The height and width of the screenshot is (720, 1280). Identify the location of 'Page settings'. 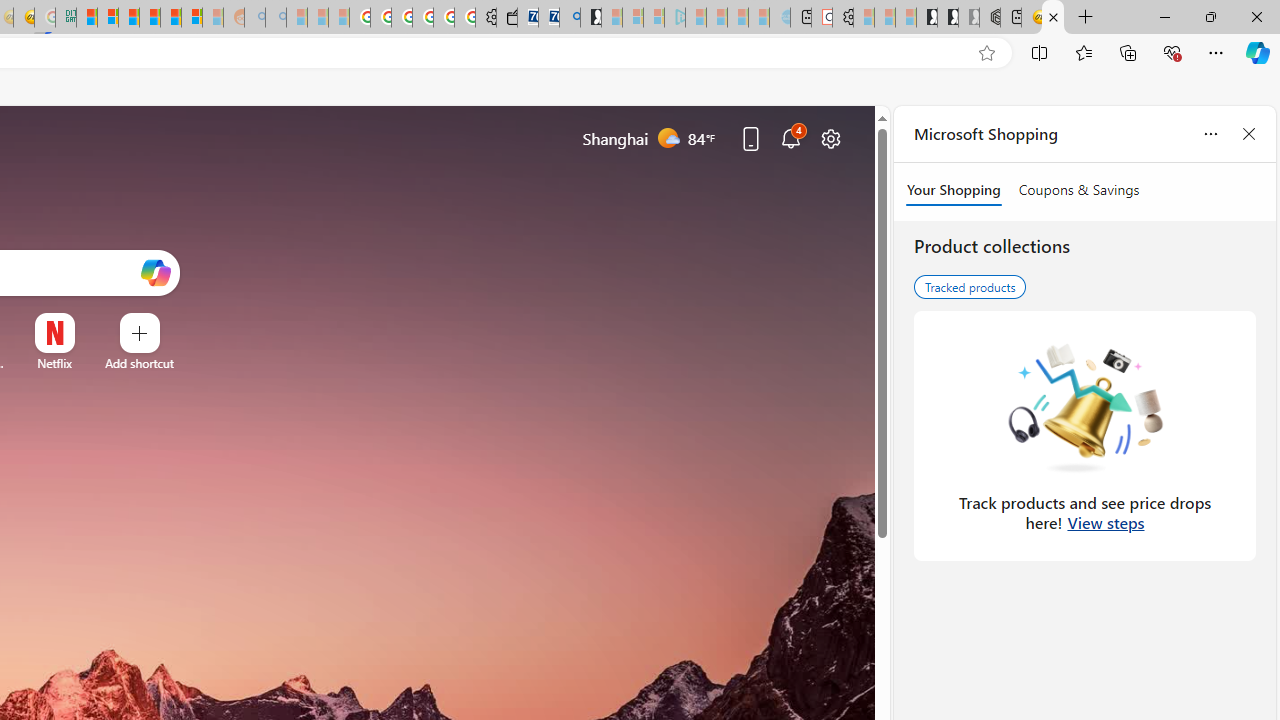
(831, 137).